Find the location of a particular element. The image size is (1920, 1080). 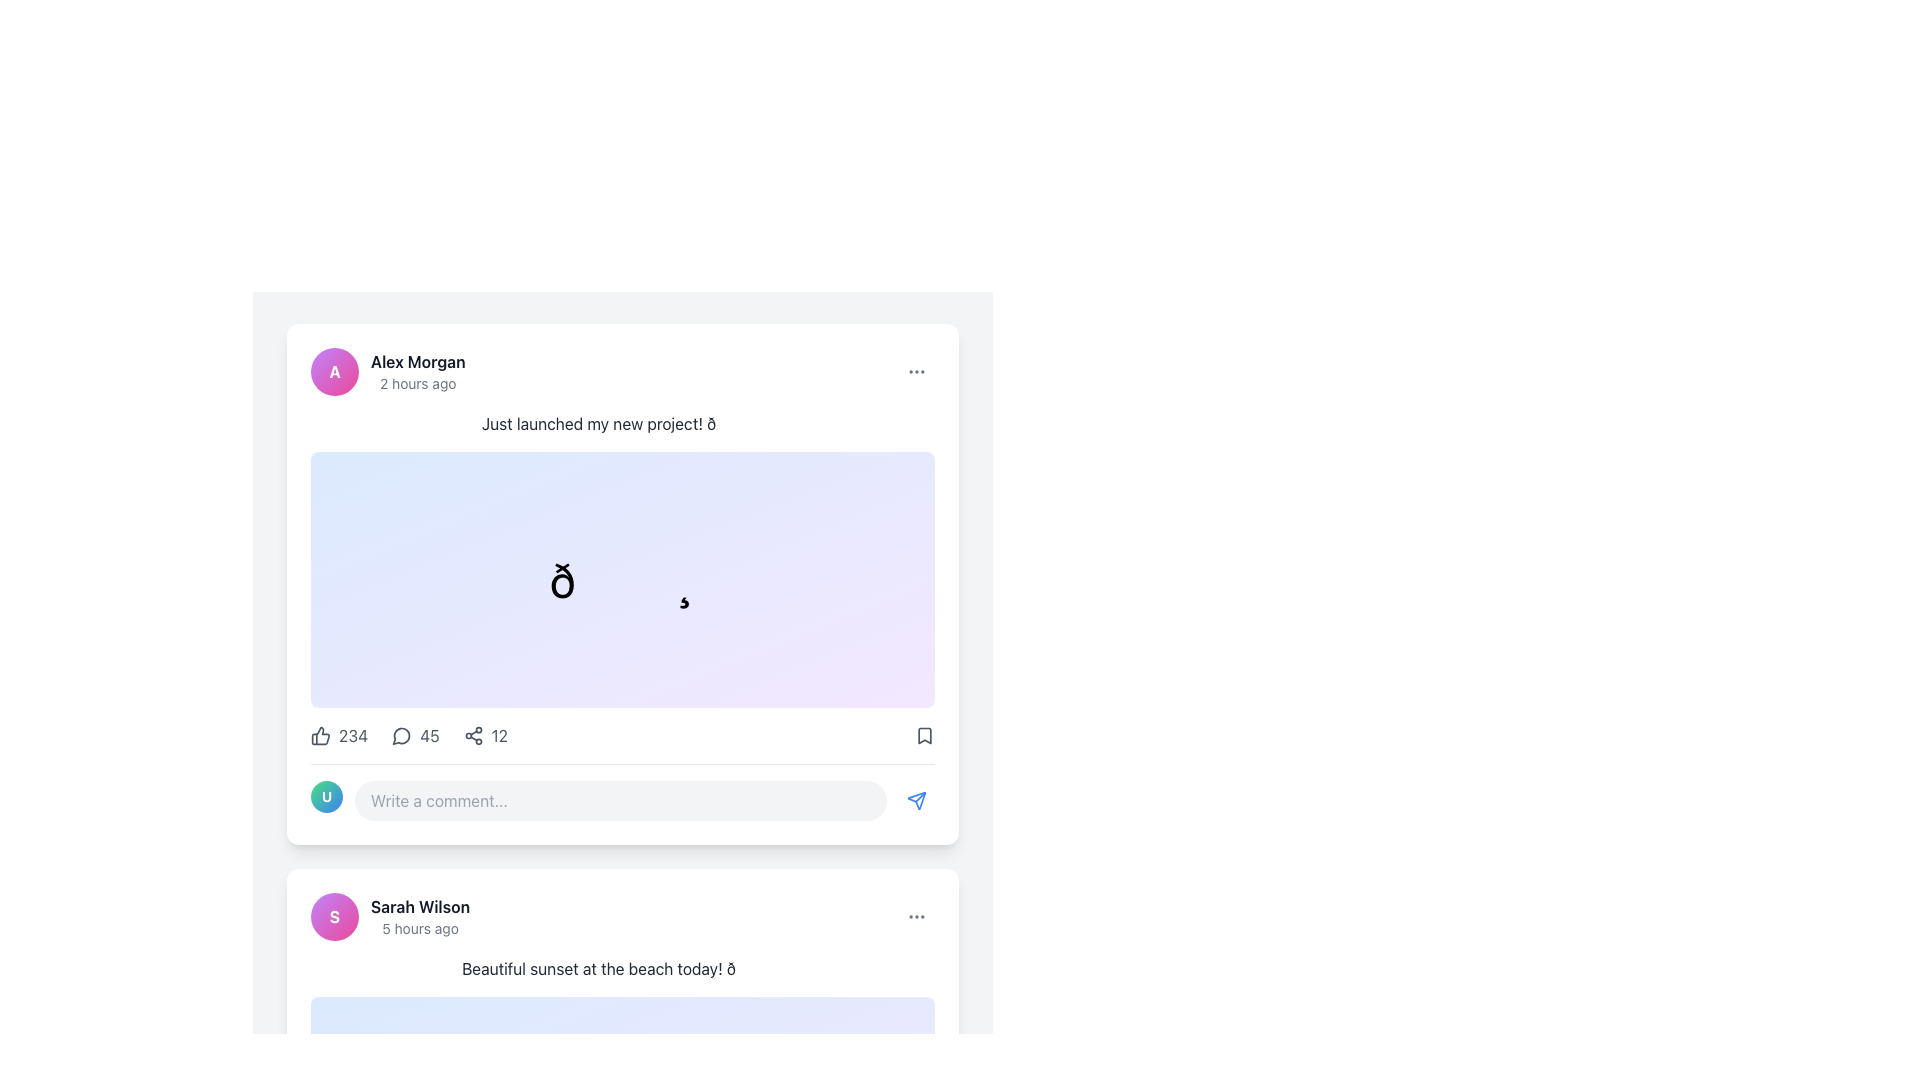

the Comment Input Section located at the bottom edge of the post by 'Alex Morgan' for additional visual feedback is located at coordinates (622, 800).